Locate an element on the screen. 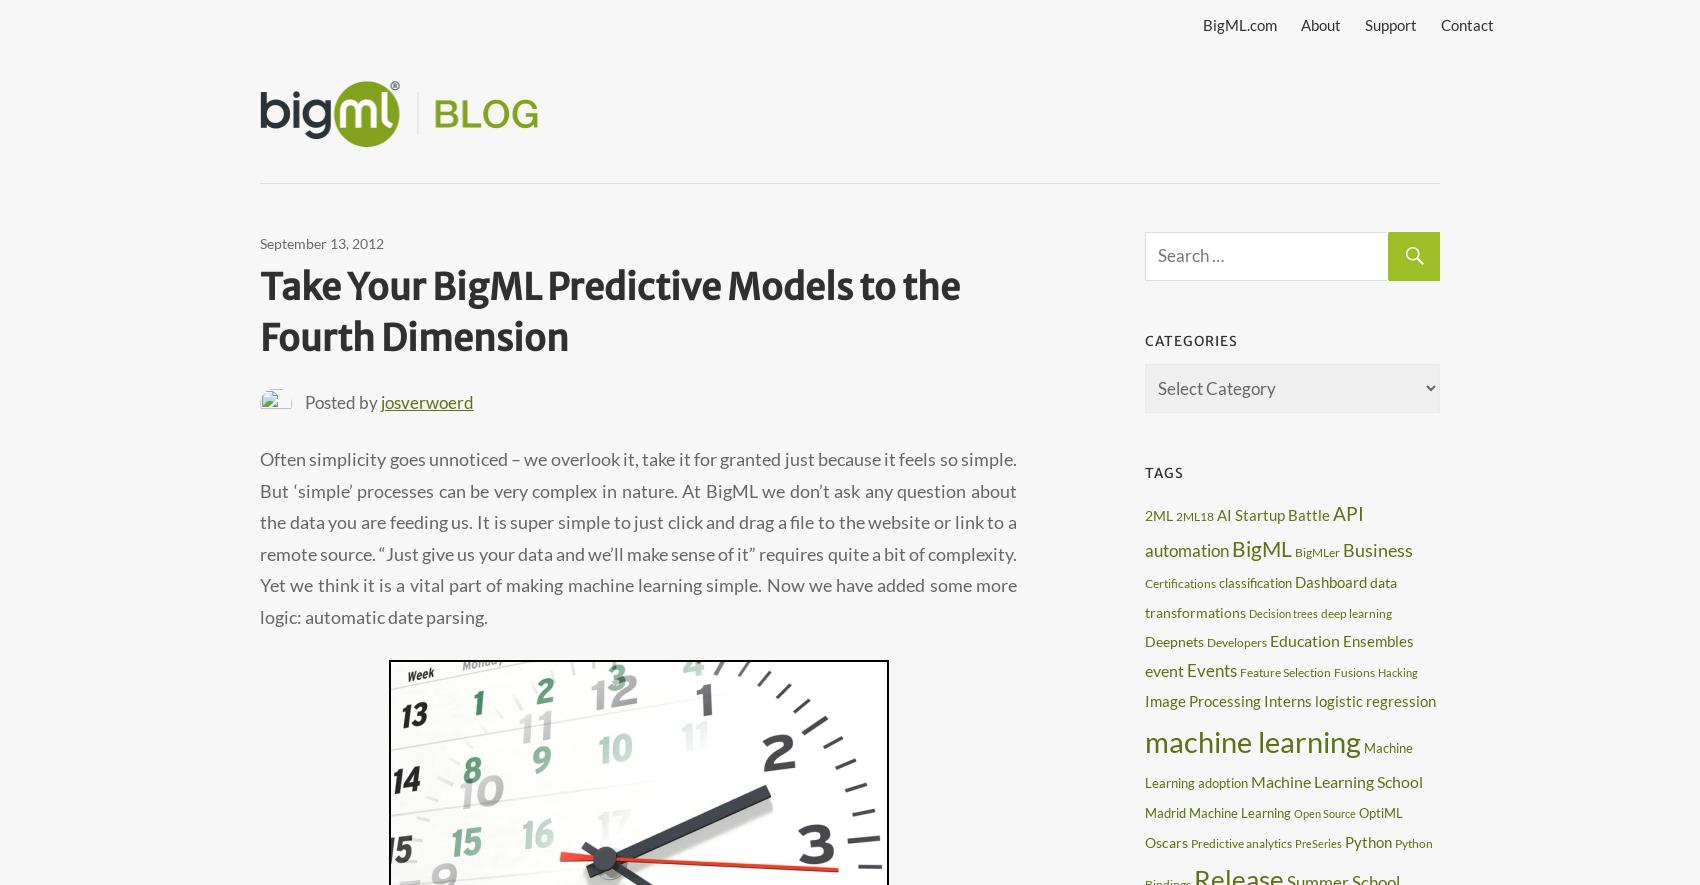 The image size is (1700, 885). 'Machine Learning Made Simple' is located at coordinates (731, 103).